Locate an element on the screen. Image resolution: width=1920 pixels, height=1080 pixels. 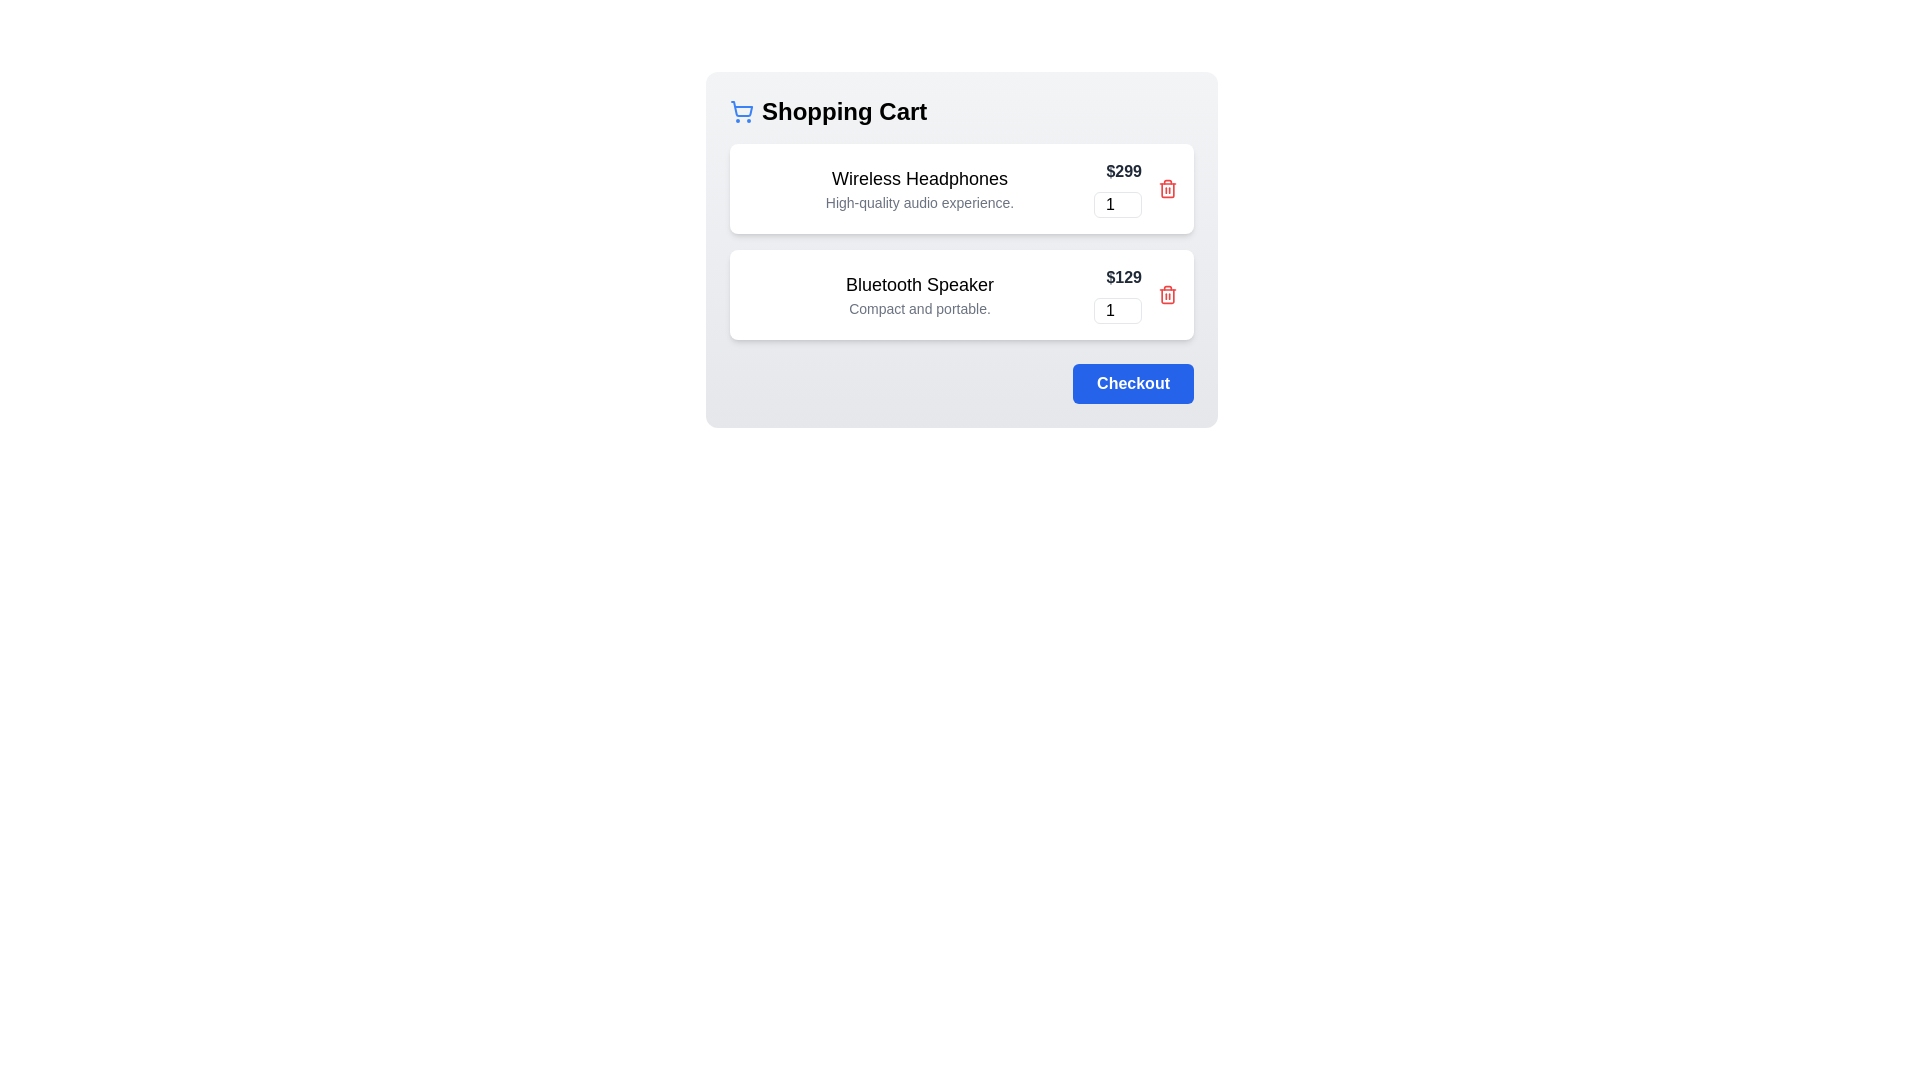
the quantity of the item to 36 by interacting with the input field is located at coordinates (1117, 204).